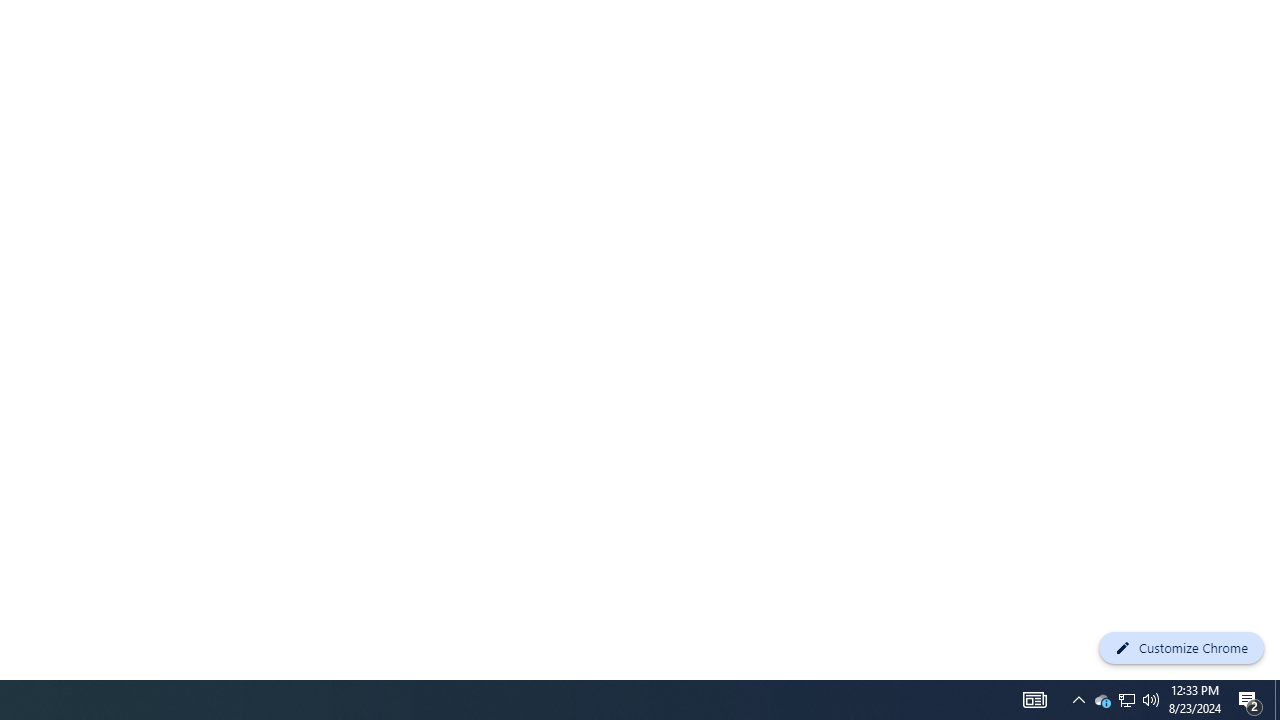 This screenshot has width=1280, height=720. I want to click on 'Customize Chrome', so click(1181, 648).